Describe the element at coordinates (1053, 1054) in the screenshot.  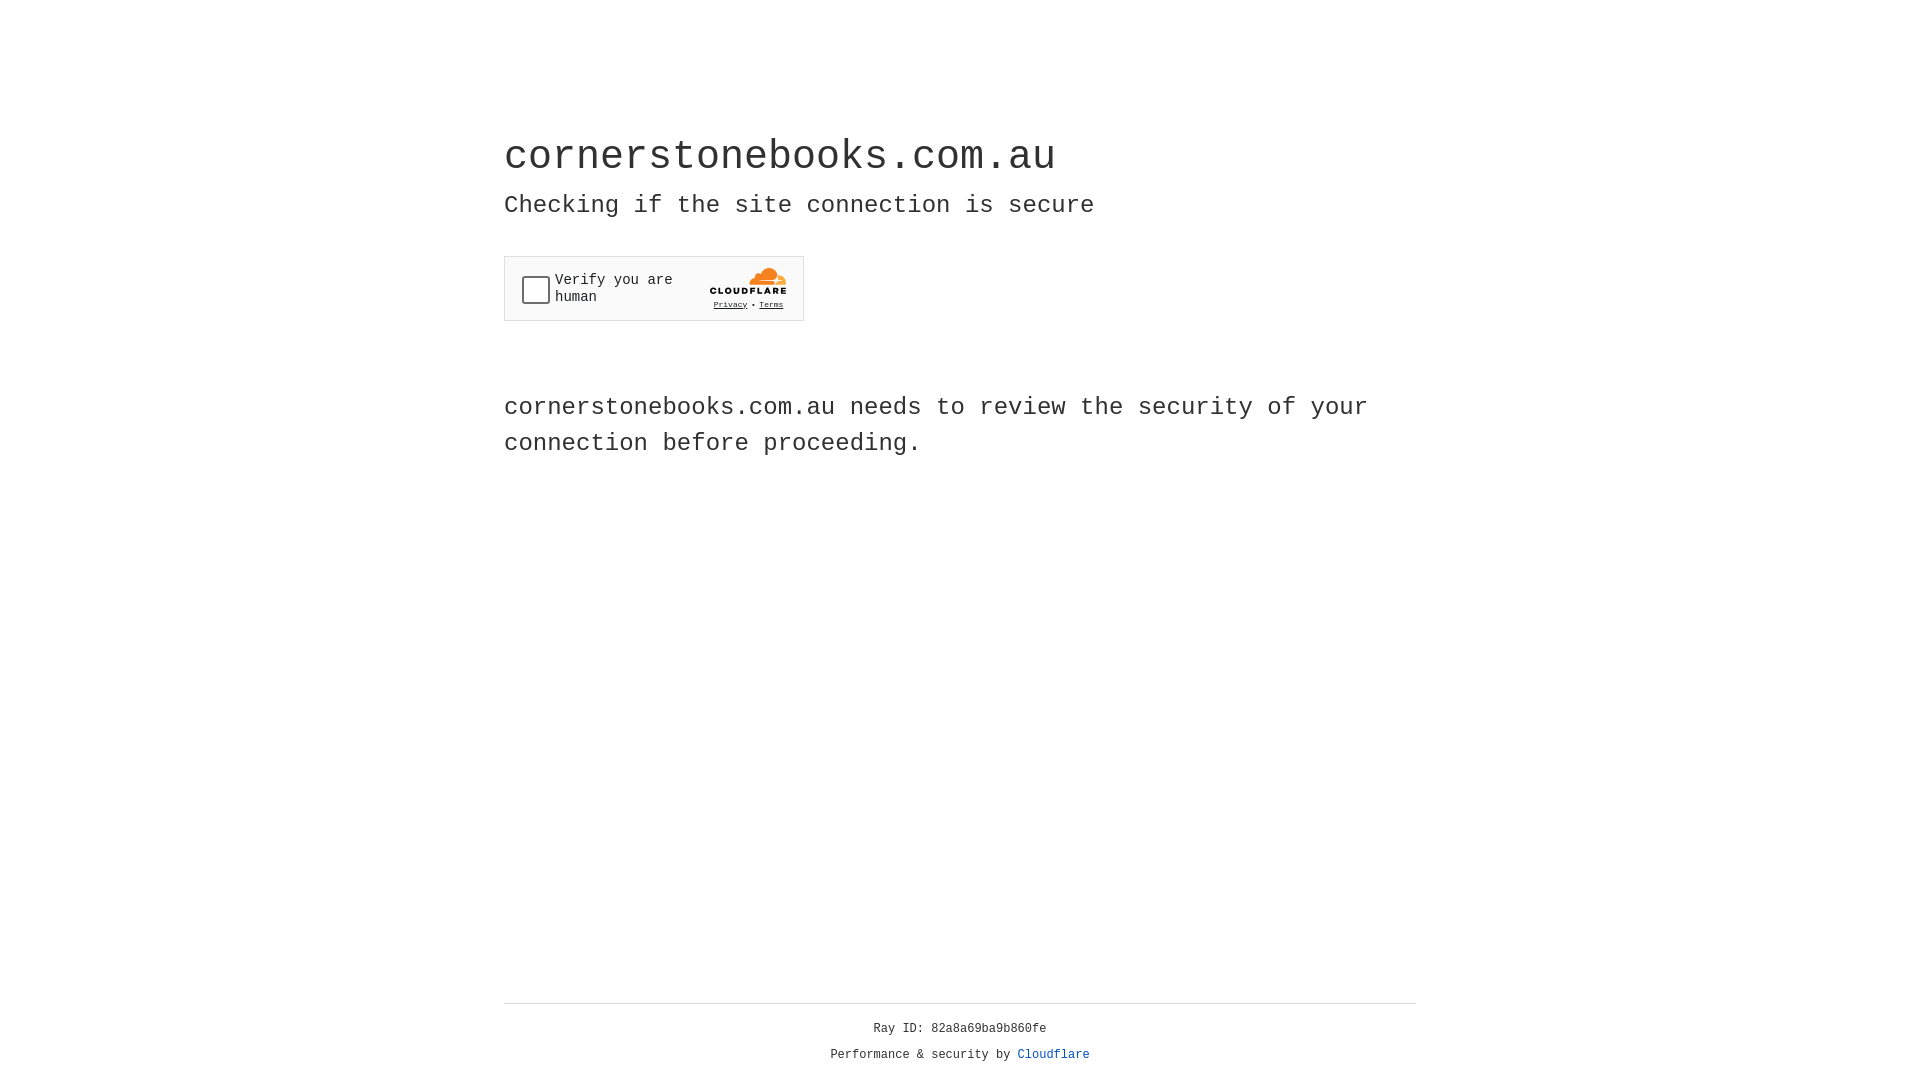
I see `'Cloudflare'` at that location.